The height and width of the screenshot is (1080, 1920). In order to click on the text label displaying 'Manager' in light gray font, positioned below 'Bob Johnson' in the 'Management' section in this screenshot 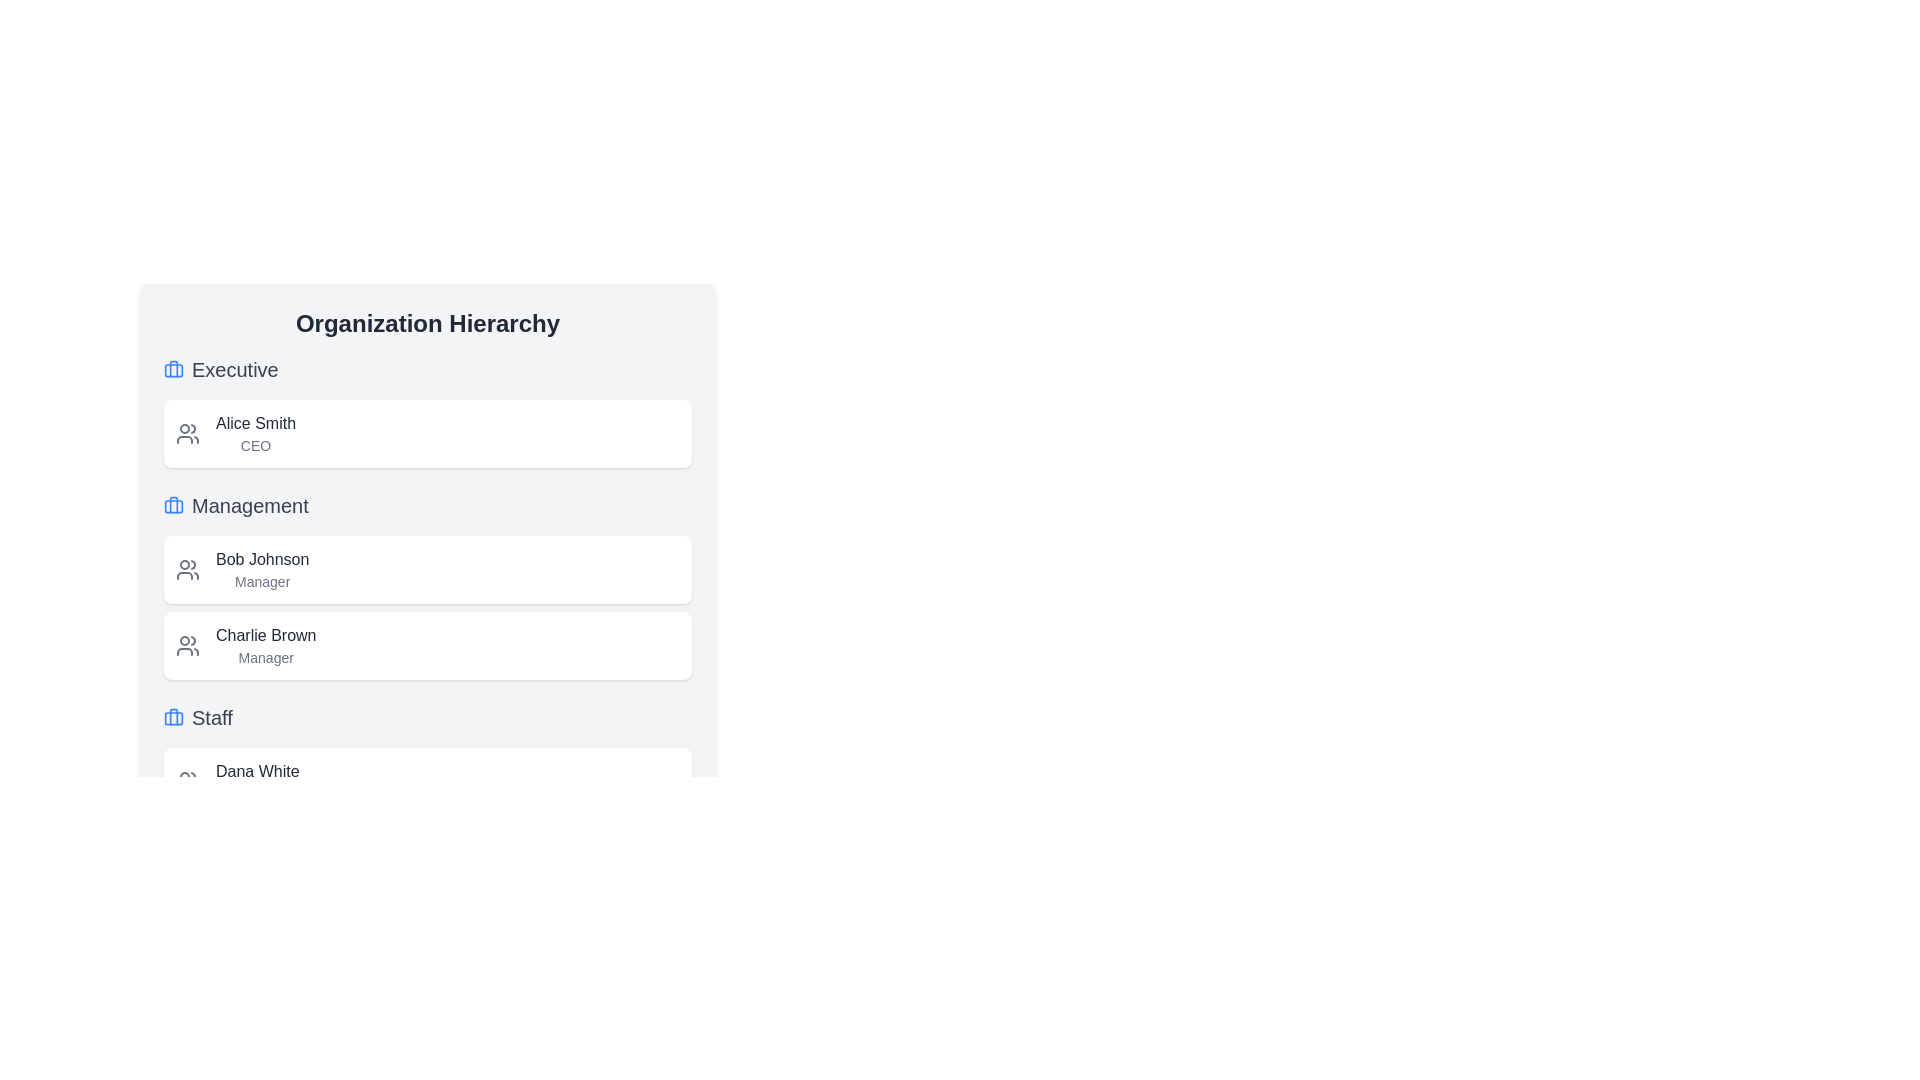, I will do `click(261, 582)`.